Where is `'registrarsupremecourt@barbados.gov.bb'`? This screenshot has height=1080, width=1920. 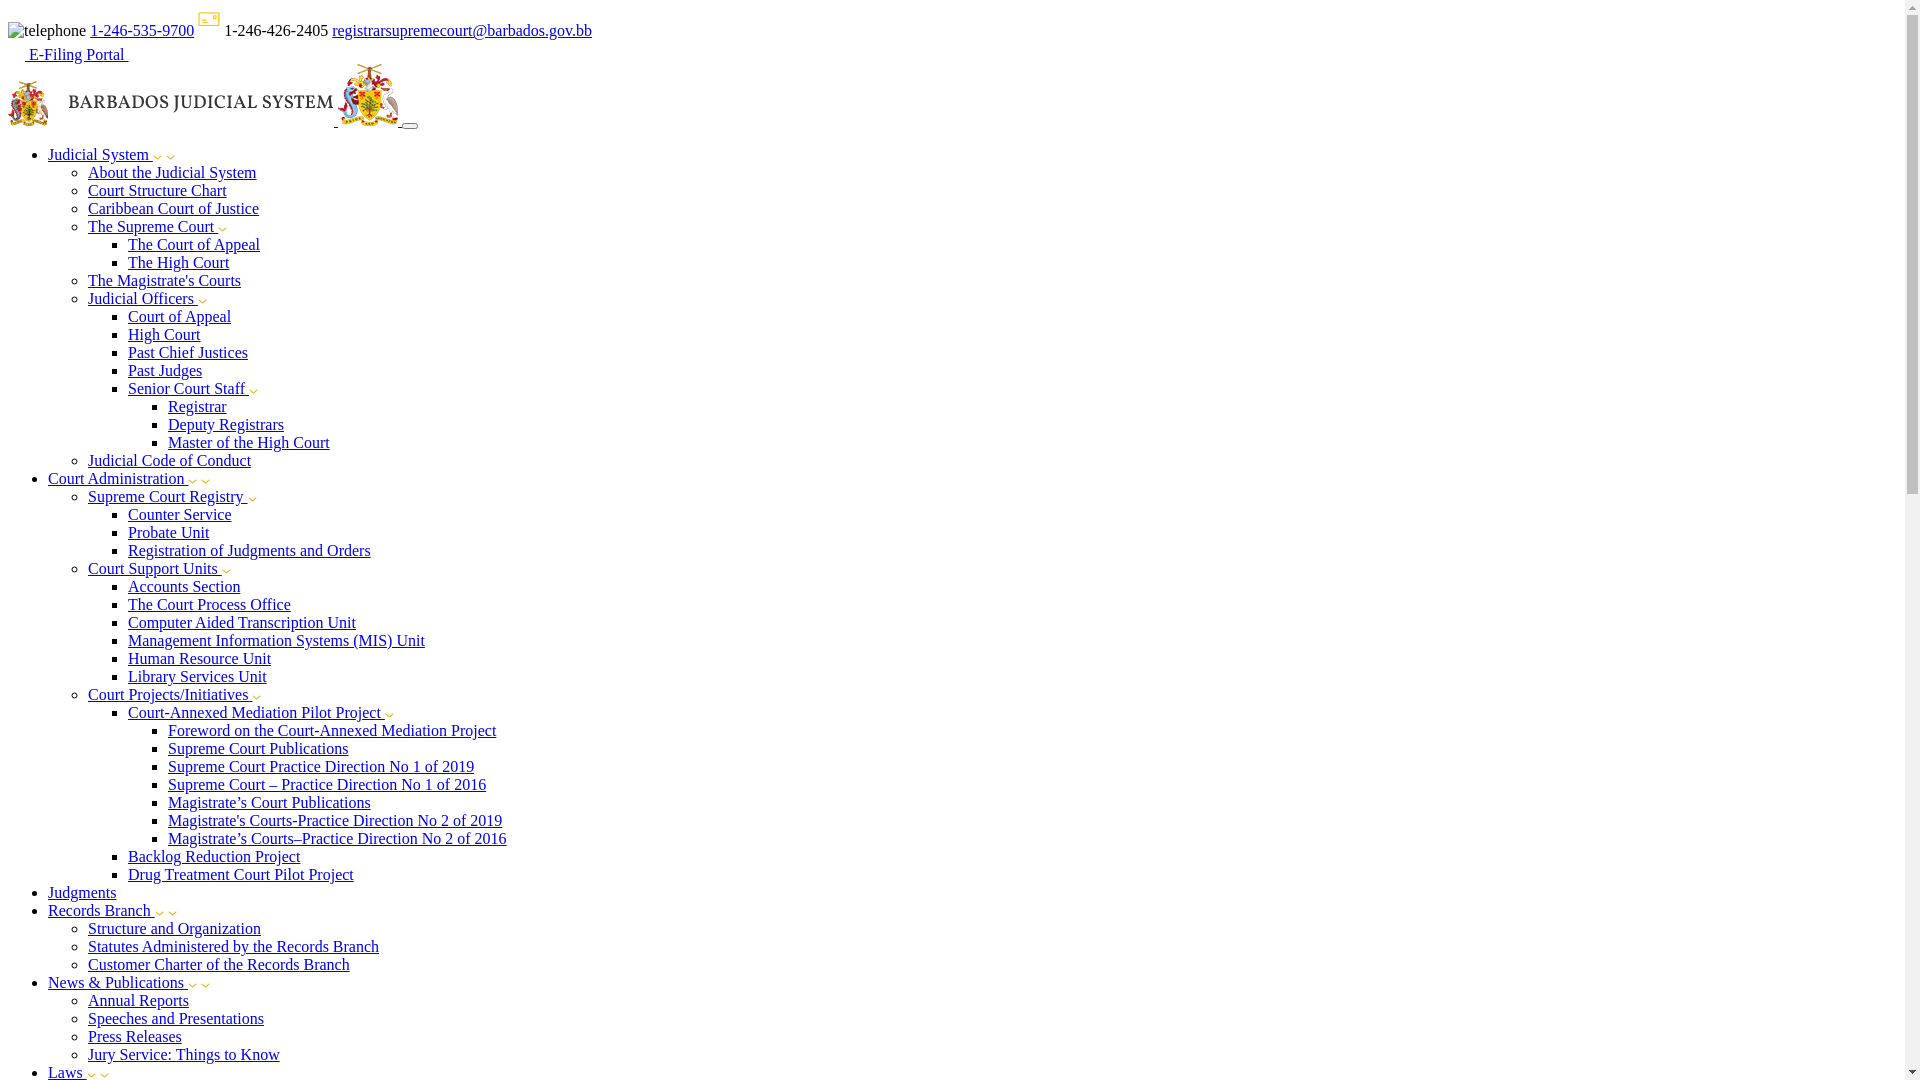 'registrarsupremecourt@barbados.gov.bb' is located at coordinates (460, 30).